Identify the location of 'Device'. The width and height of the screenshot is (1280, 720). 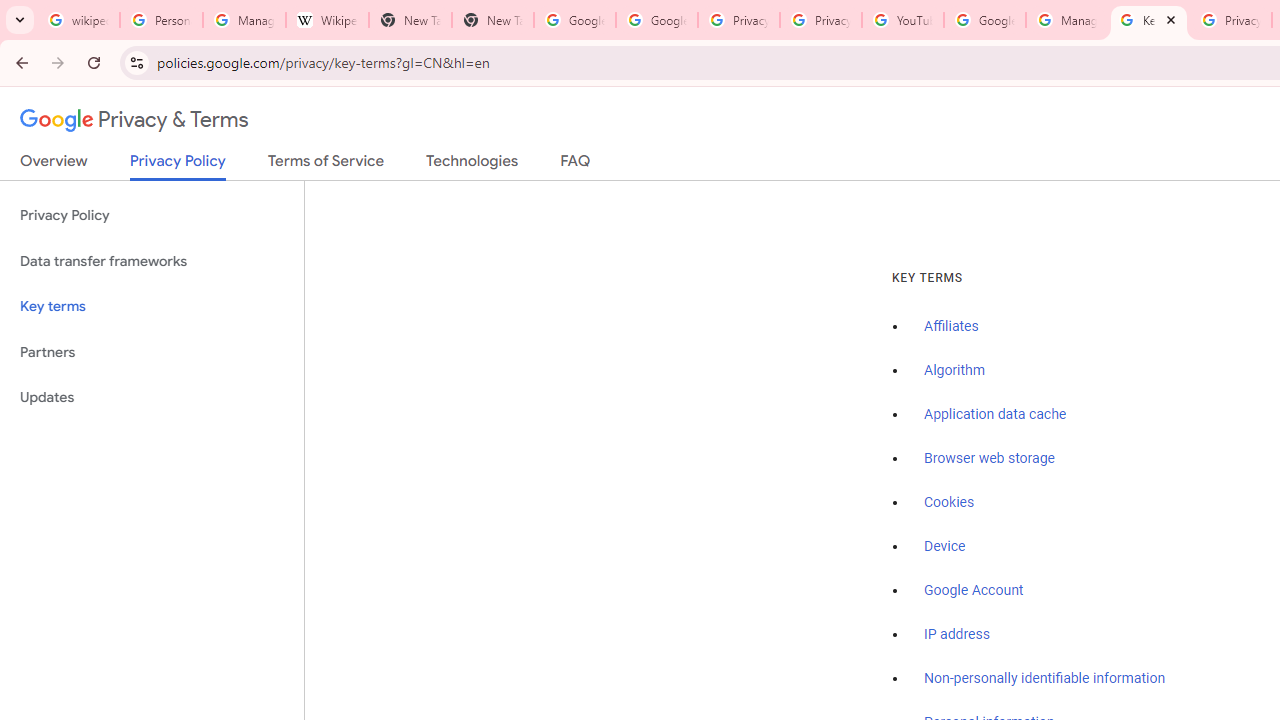
(944, 546).